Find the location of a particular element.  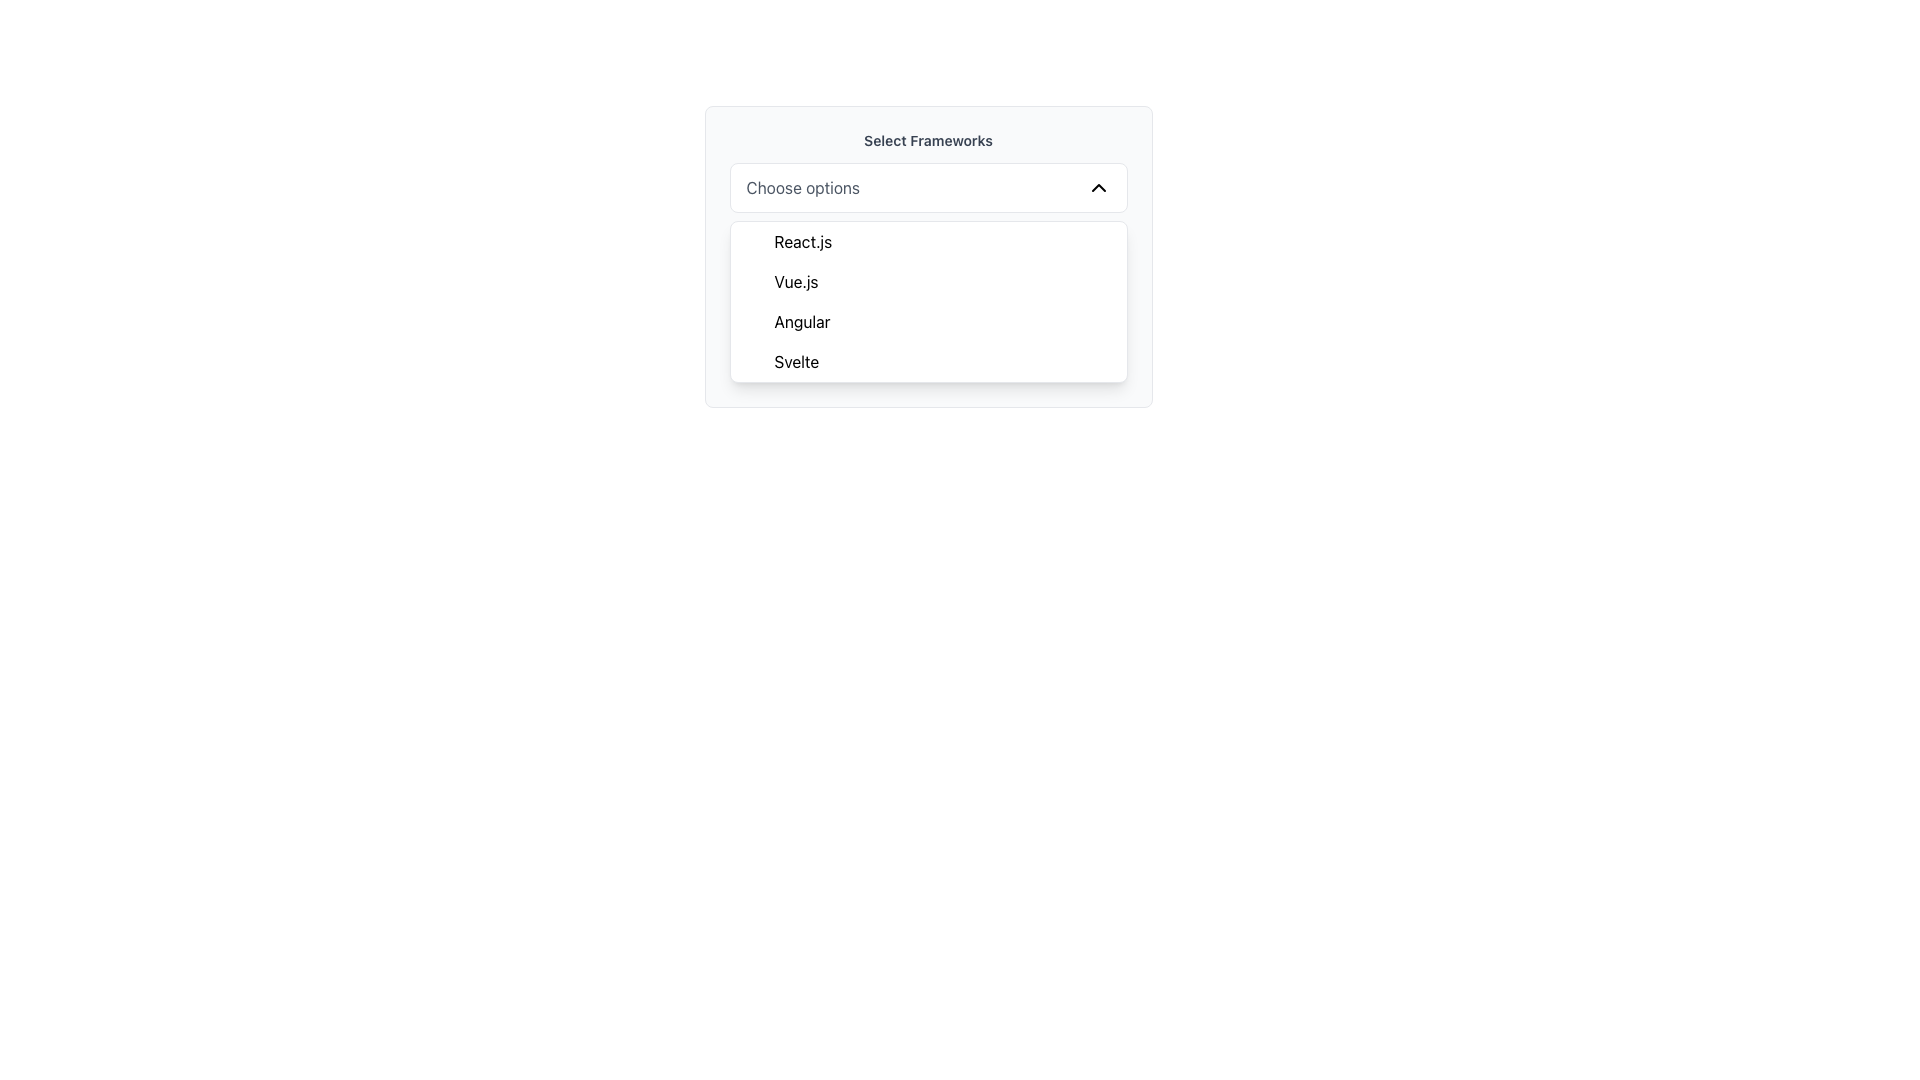

the text element 'Choose options' within the dropdown labeled 'Select Frameworks', which is styled in gray color and positioned at the top center of the dropdown interface is located at coordinates (803, 188).